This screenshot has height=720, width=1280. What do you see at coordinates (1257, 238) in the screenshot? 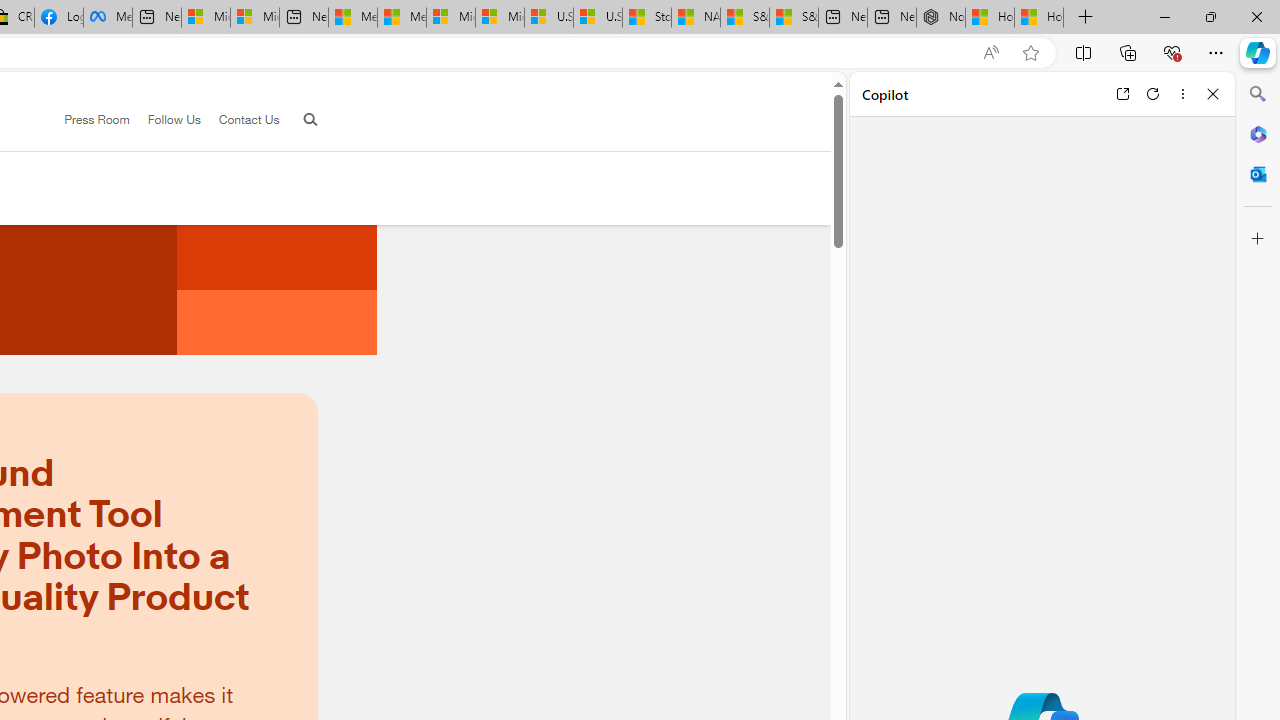
I see `'Customize'` at bounding box center [1257, 238].